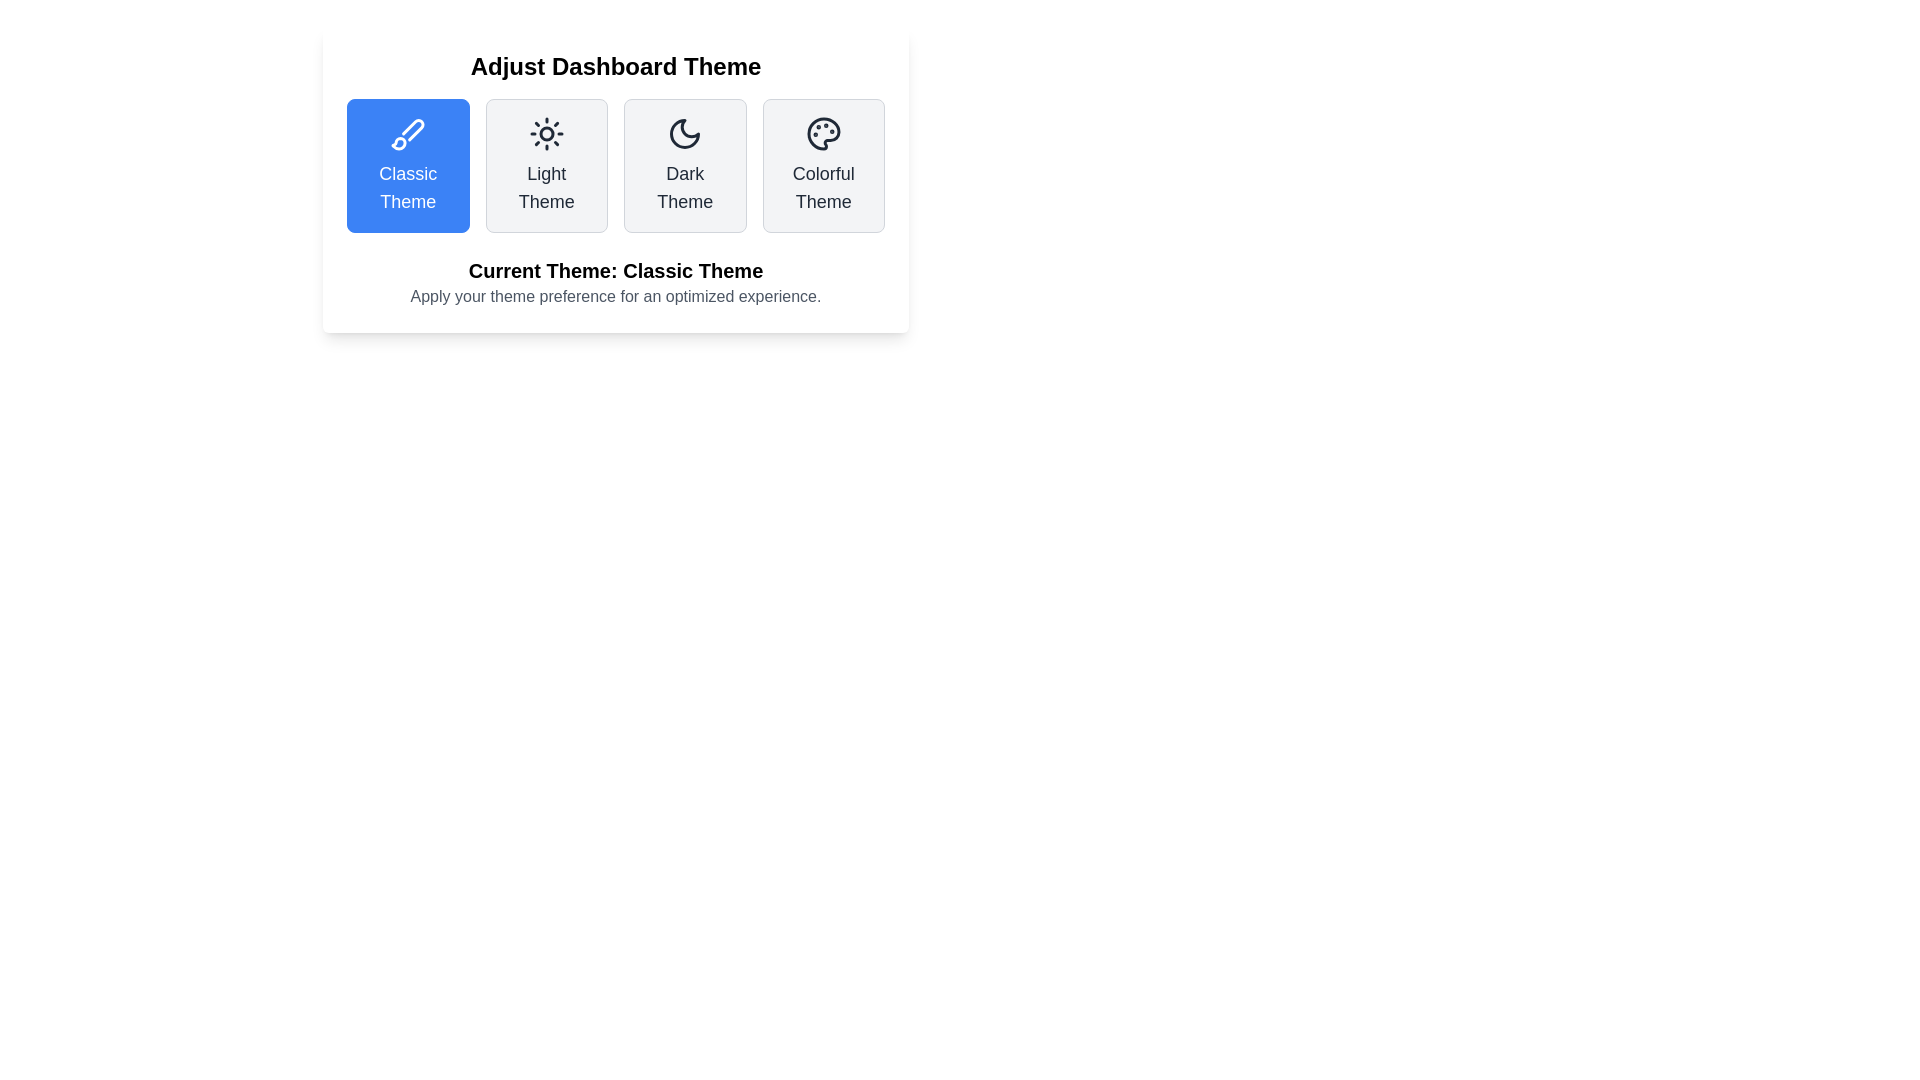  Describe the element at coordinates (546, 164) in the screenshot. I see `the 'Light Theme' button, which is positioned in the second column of a four-column grid layout` at that location.